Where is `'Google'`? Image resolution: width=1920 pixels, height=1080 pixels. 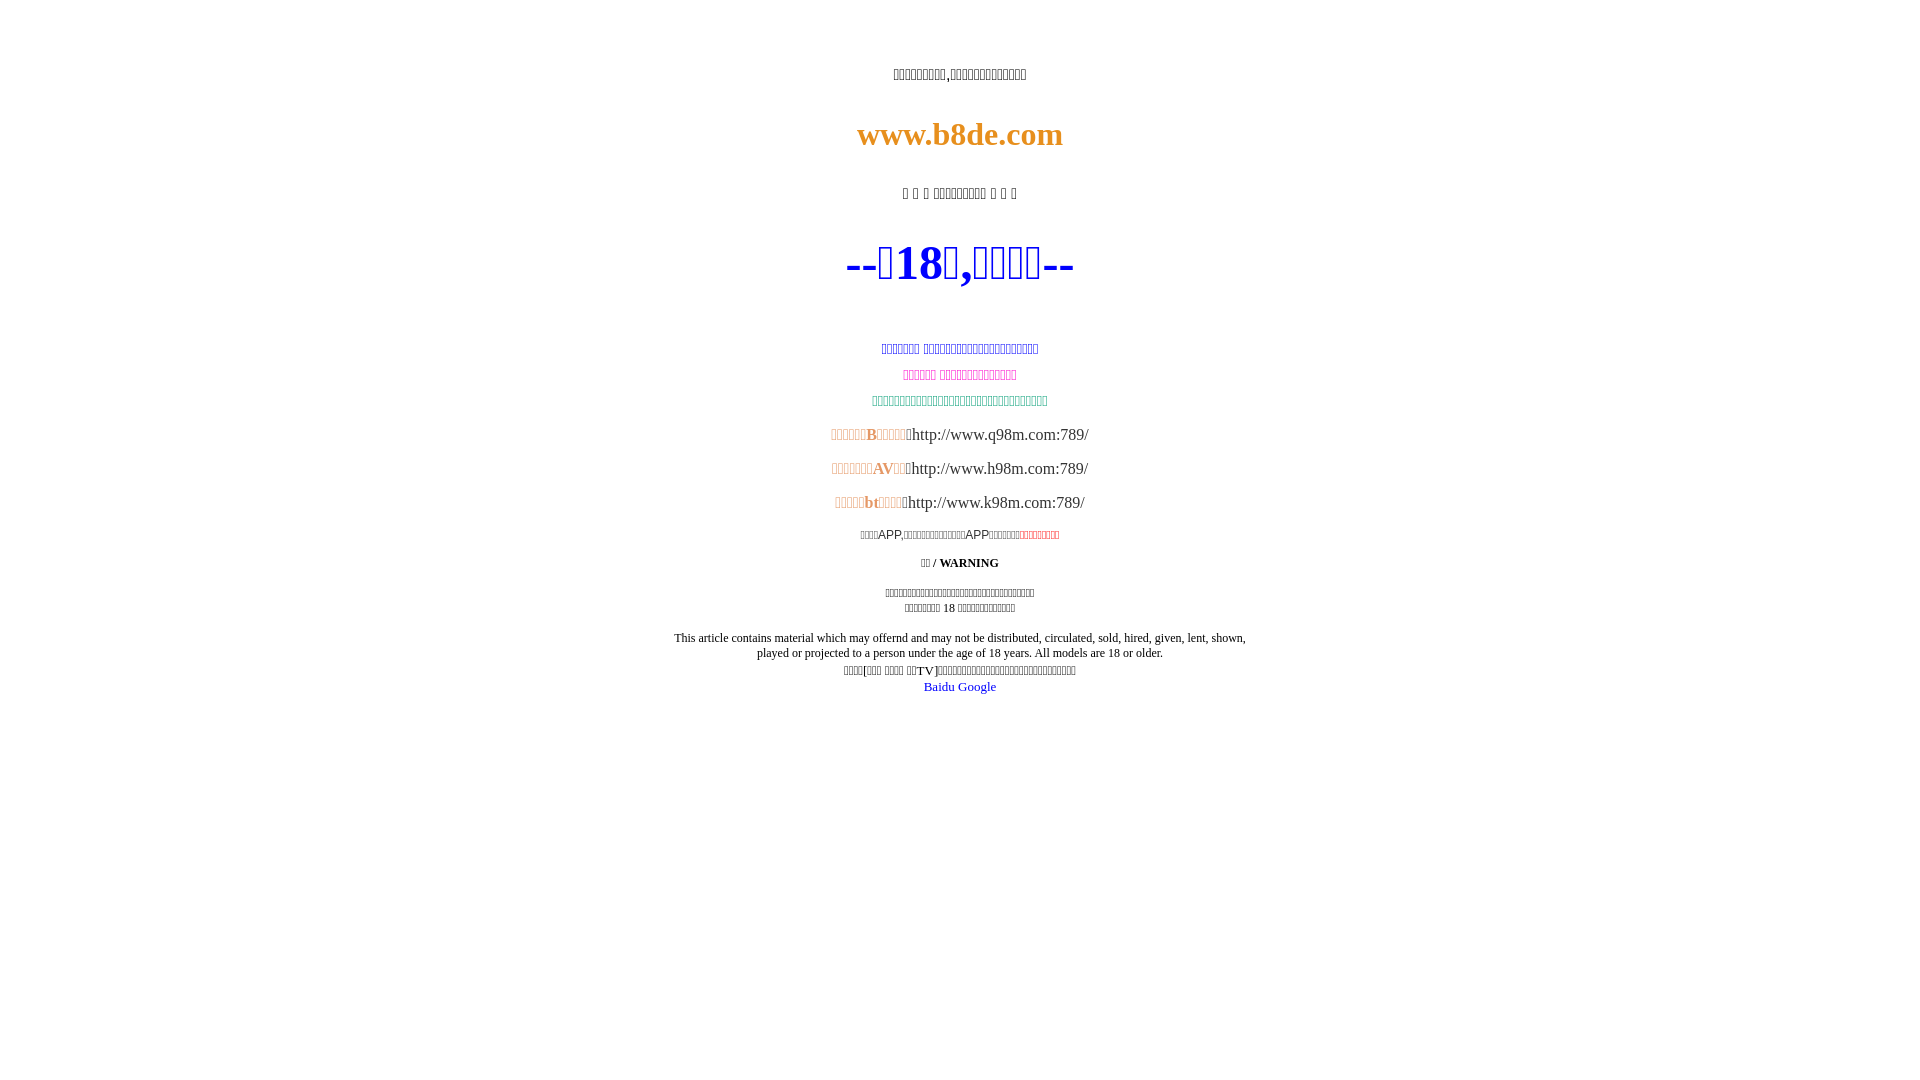 'Google' is located at coordinates (977, 685).